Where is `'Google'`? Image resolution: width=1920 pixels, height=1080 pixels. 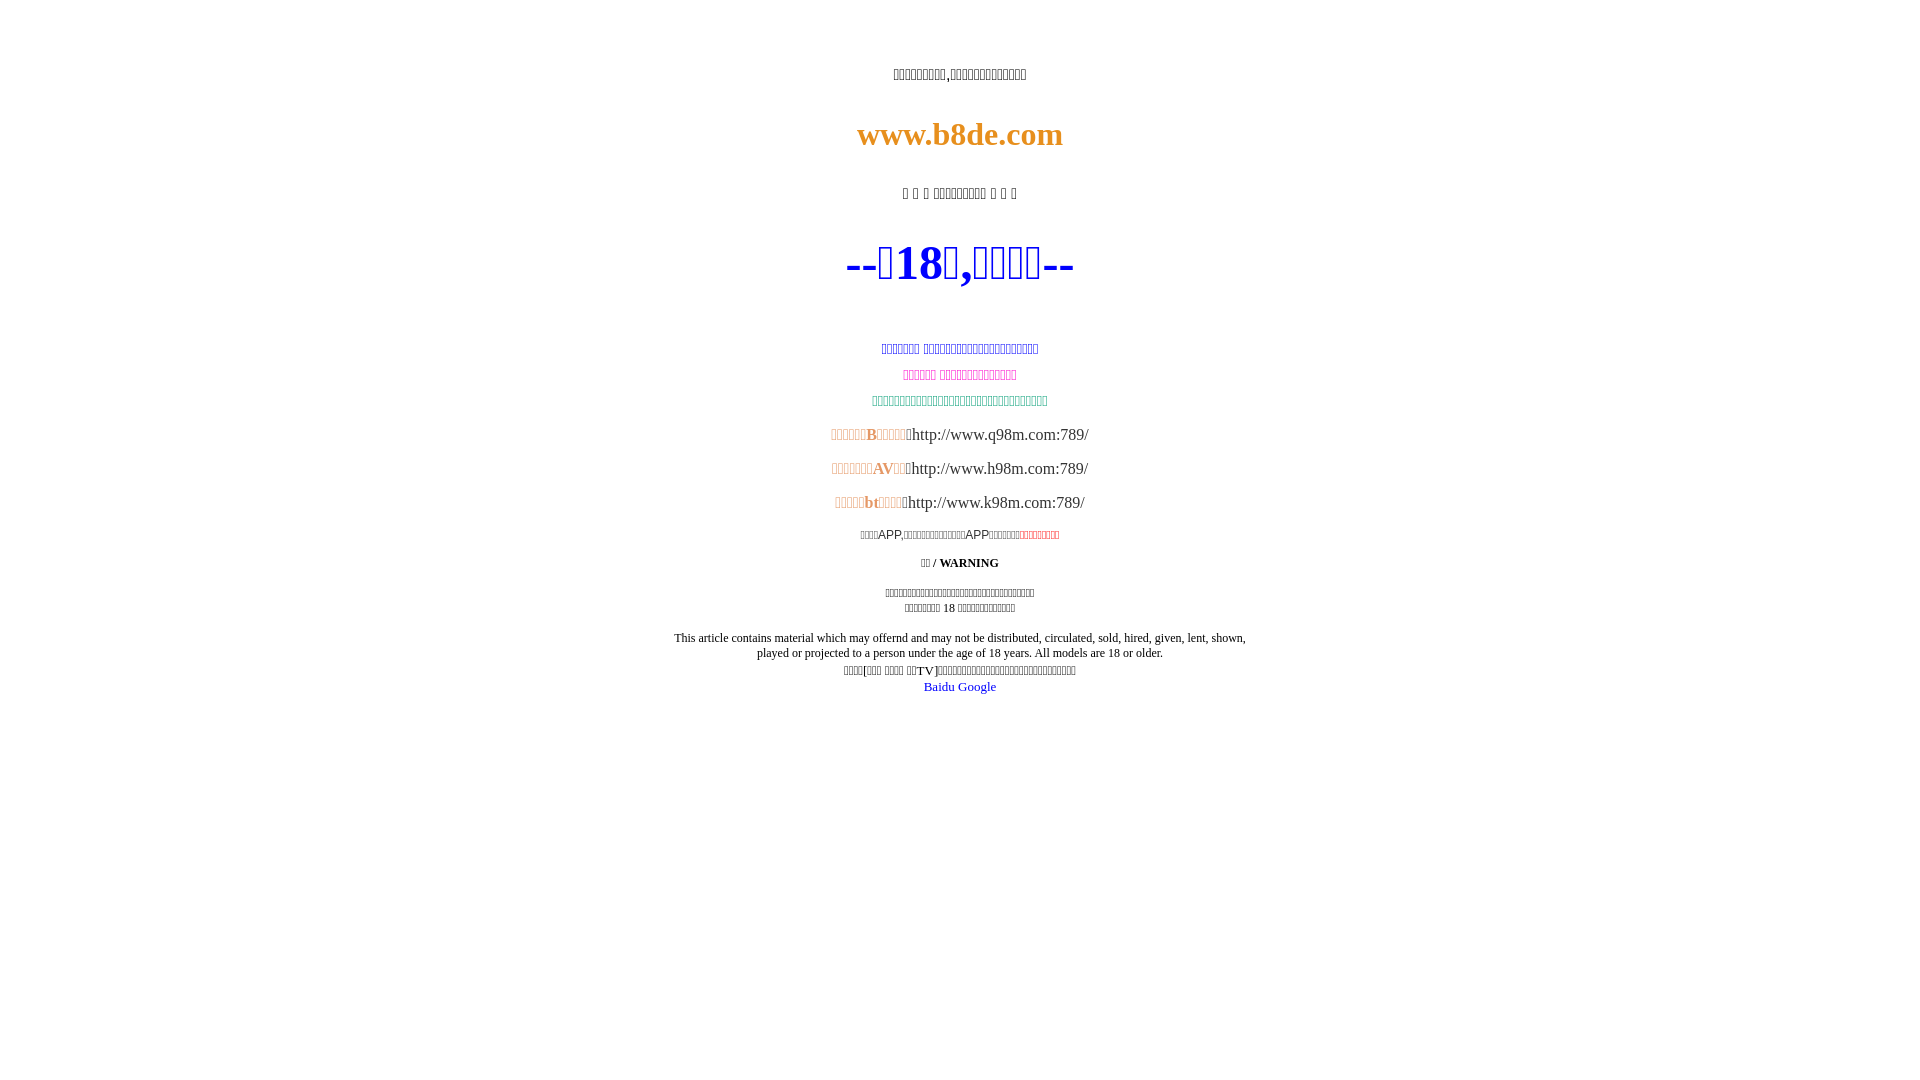 'Google' is located at coordinates (977, 685).